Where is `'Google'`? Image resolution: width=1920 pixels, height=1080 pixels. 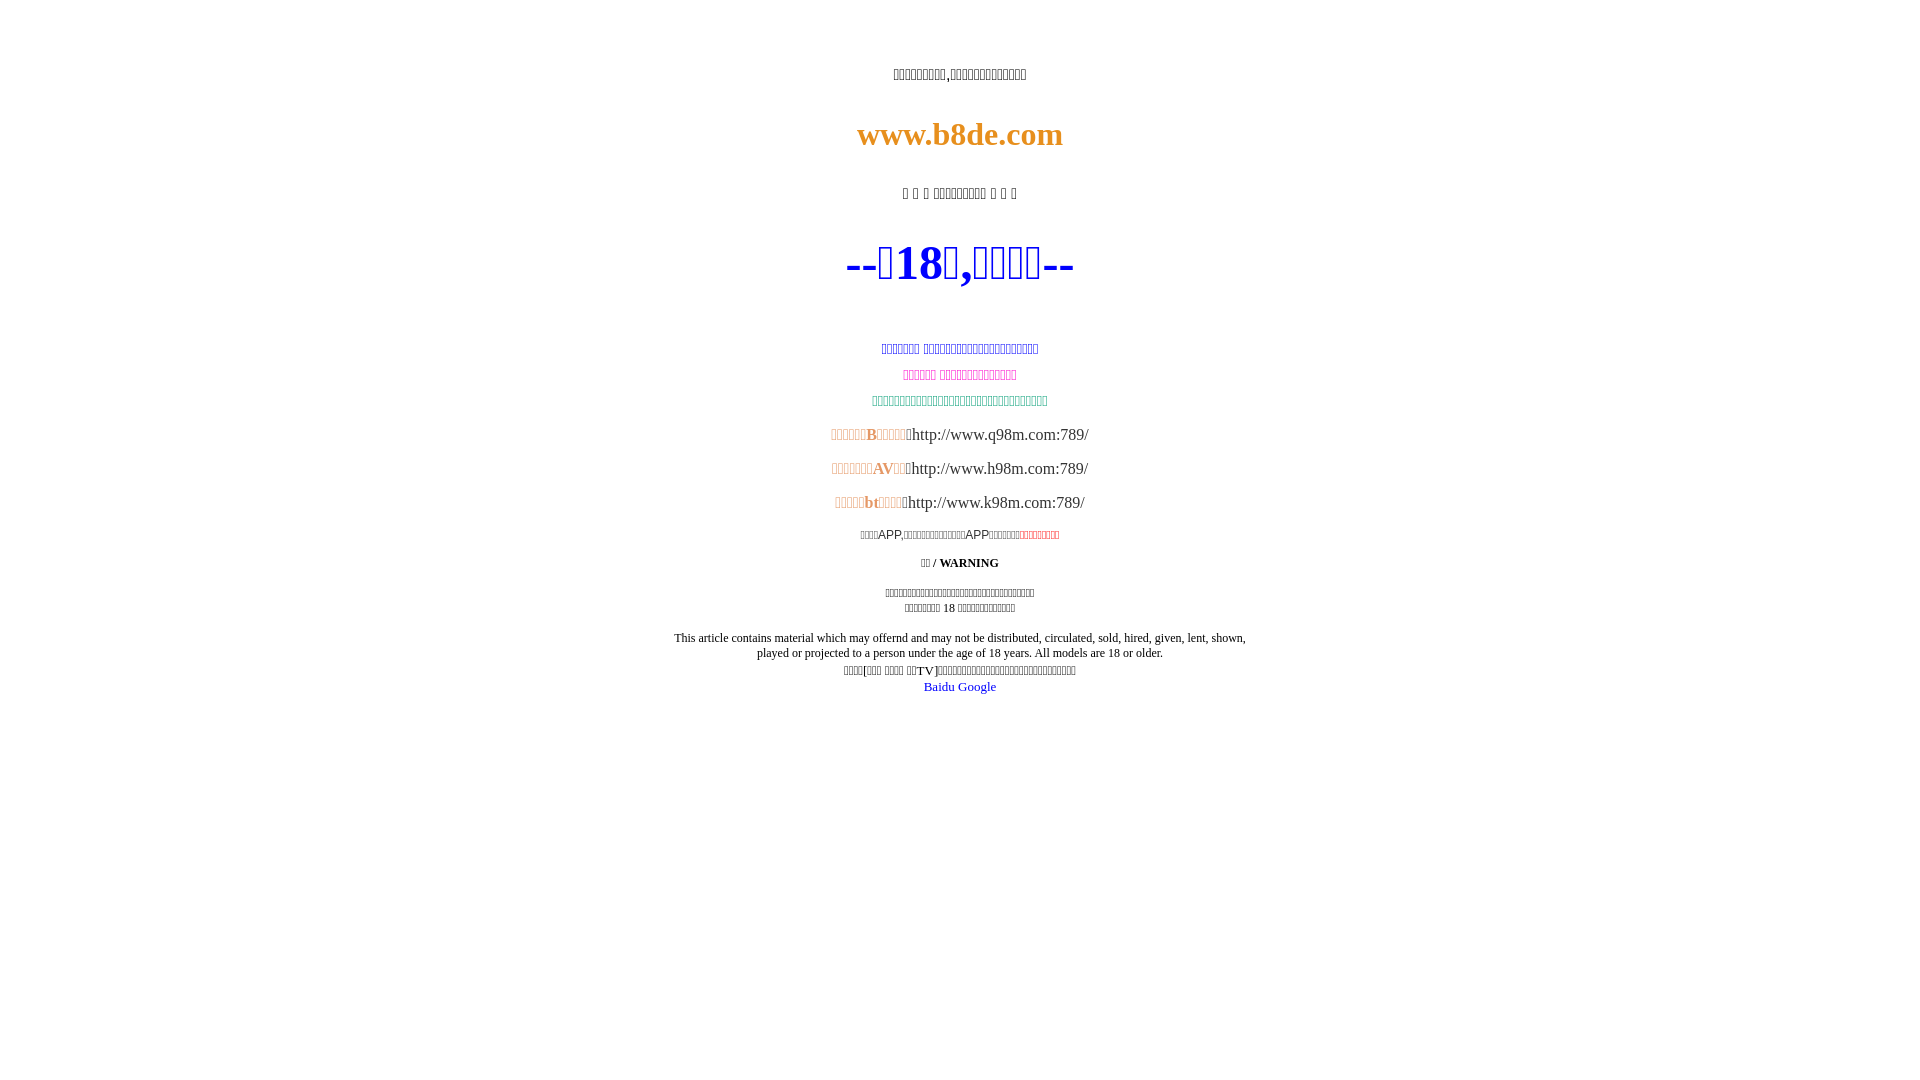 'Google' is located at coordinates (977, 685).